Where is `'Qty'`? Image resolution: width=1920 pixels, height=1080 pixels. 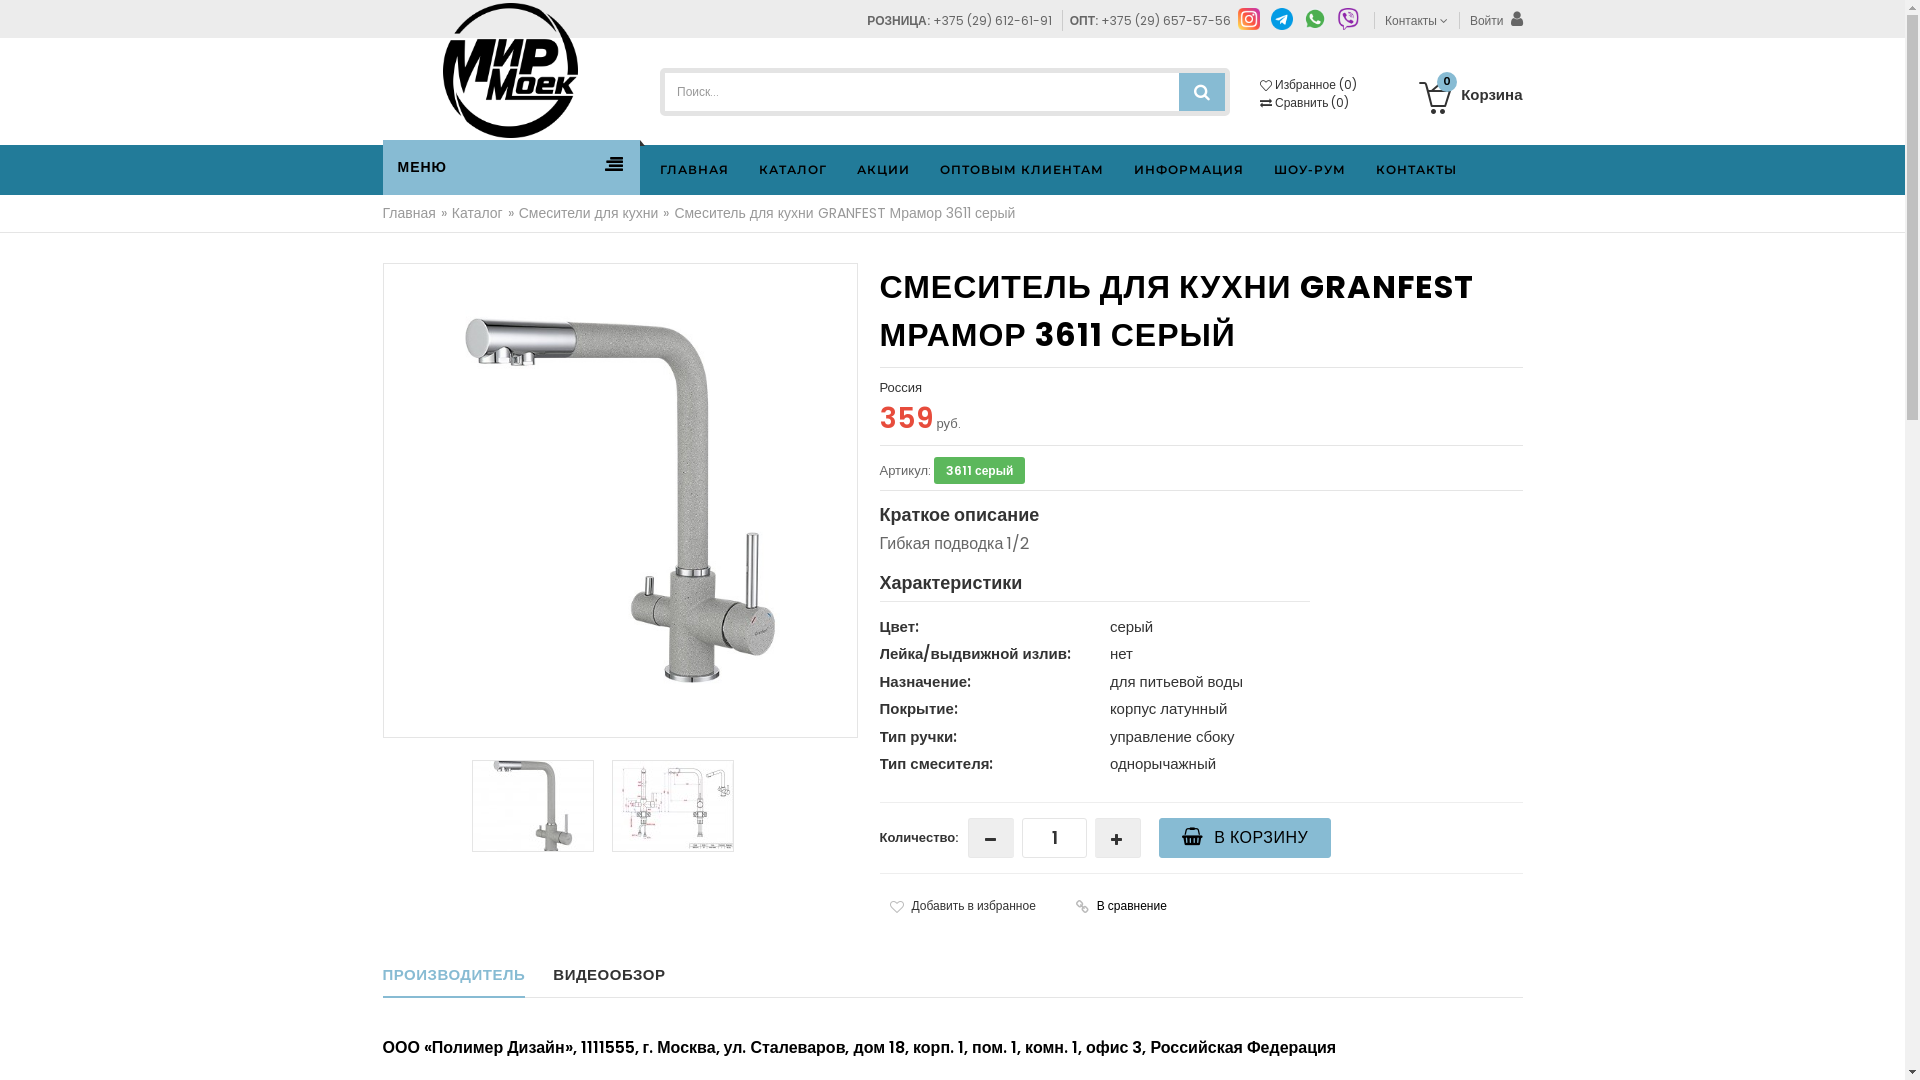 'Qty' is located at coordinates (1053, 837).